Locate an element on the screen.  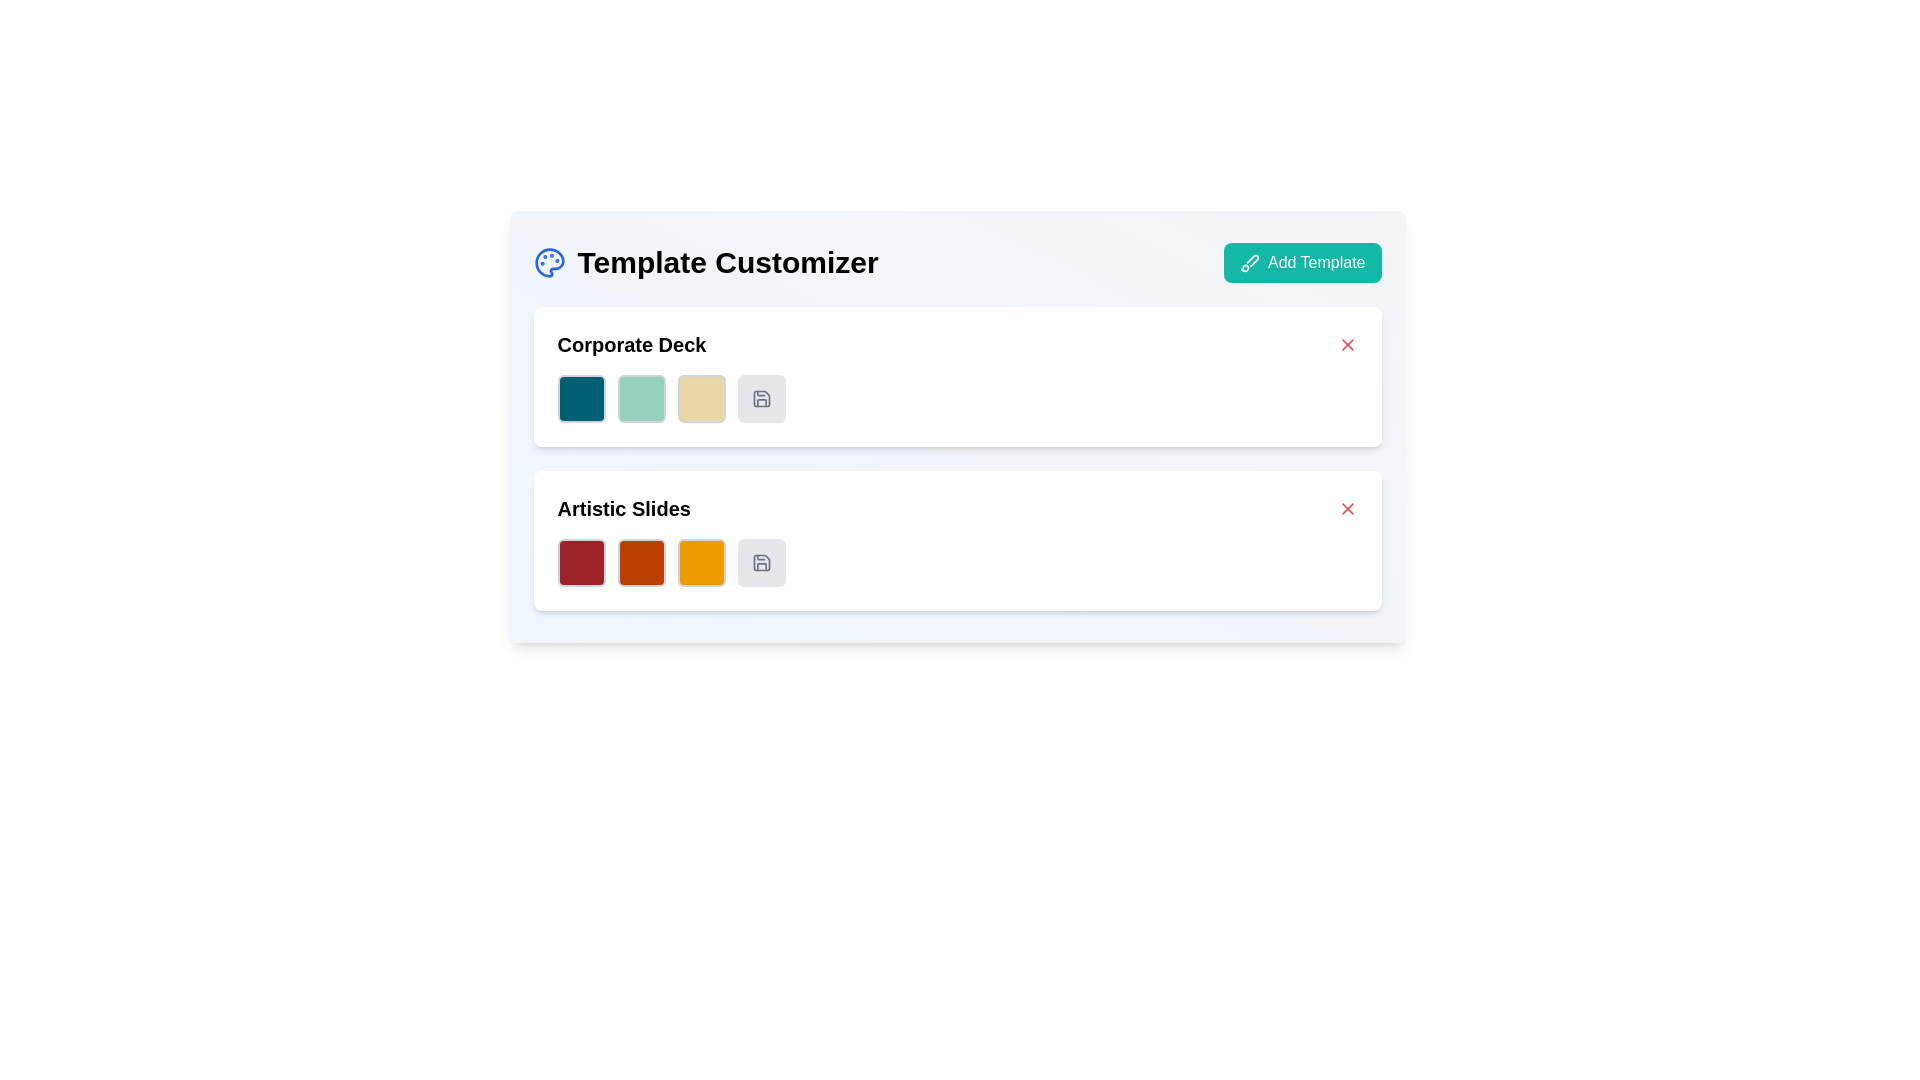
the save icon located is located at coordinates (760, 398).